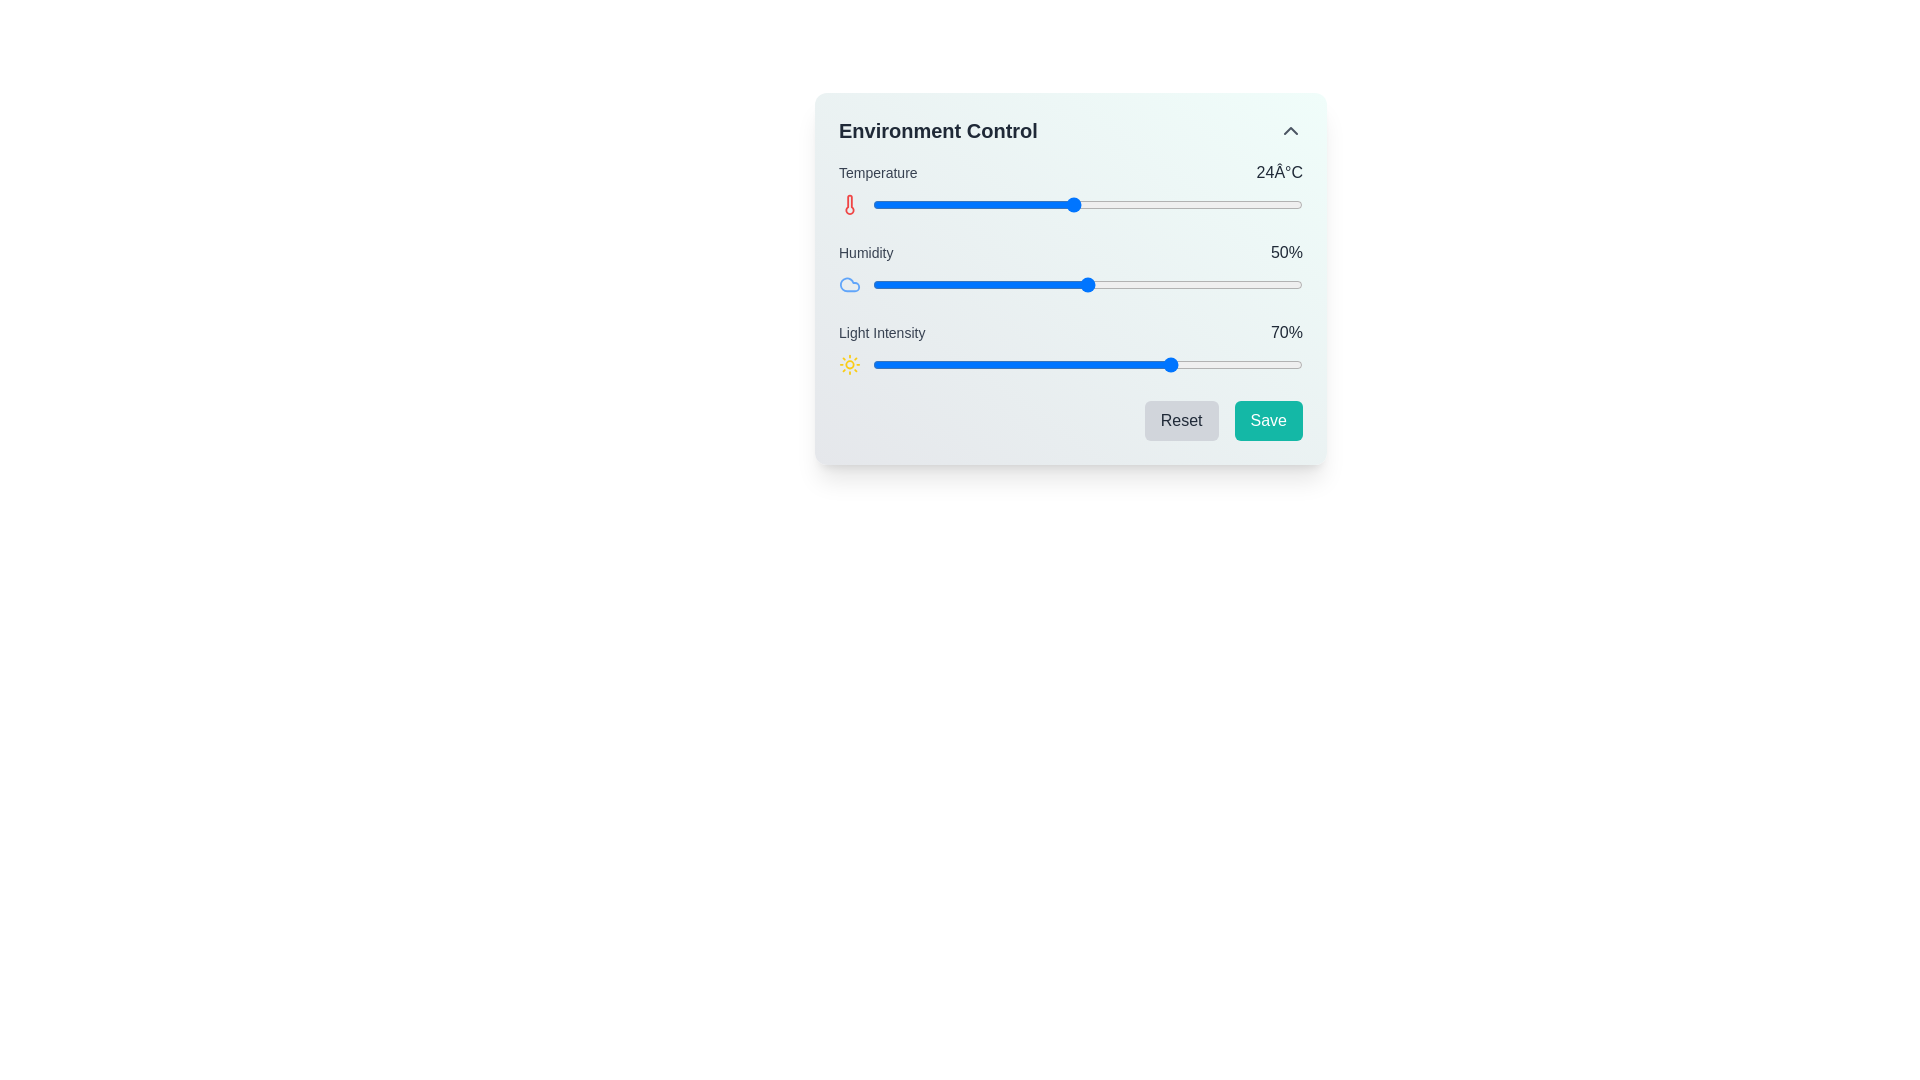 The image size is (1920, 1080). Describe the element at coordinates (1014, 365) in the screenshot. I see `the Light Intensity slider` at that location.